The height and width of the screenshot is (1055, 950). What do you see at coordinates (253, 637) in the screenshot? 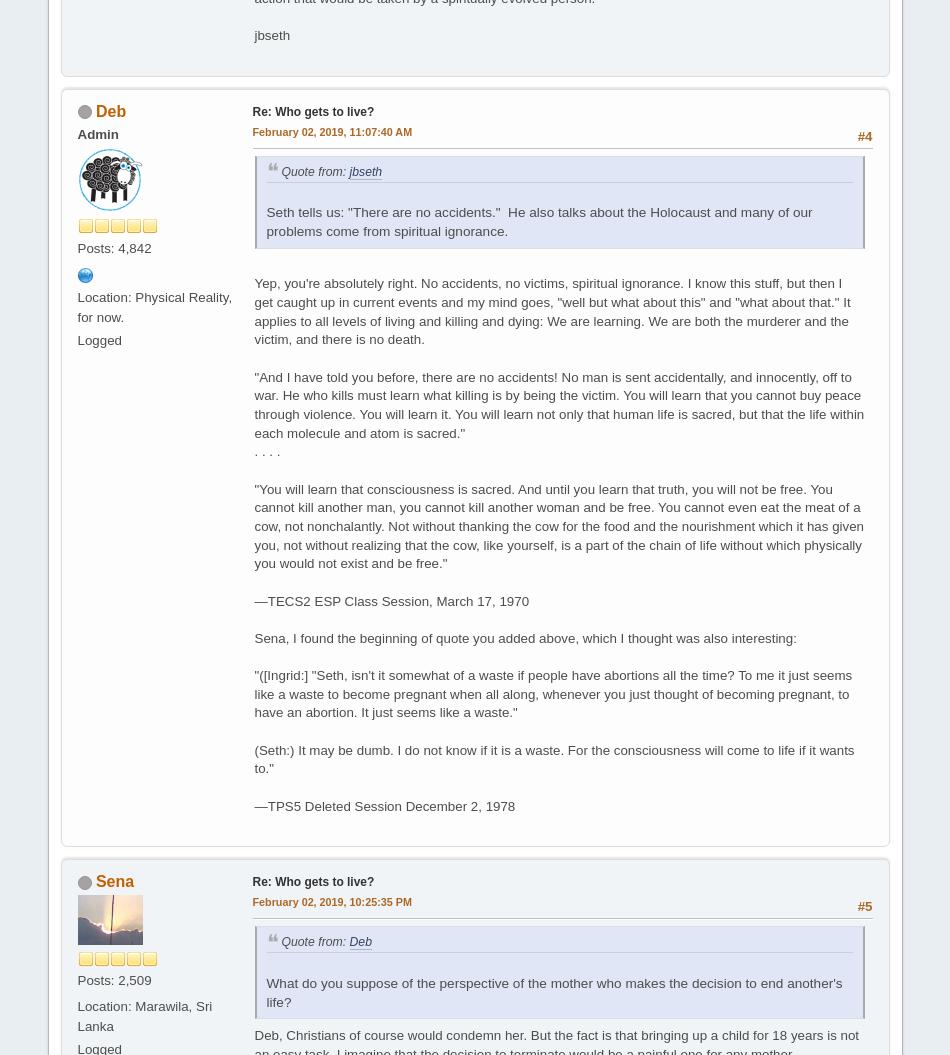
I see `'Sena, I found the beginning of quote you added above, which I thought was also interesting:'` at bounding box center [253, 637].